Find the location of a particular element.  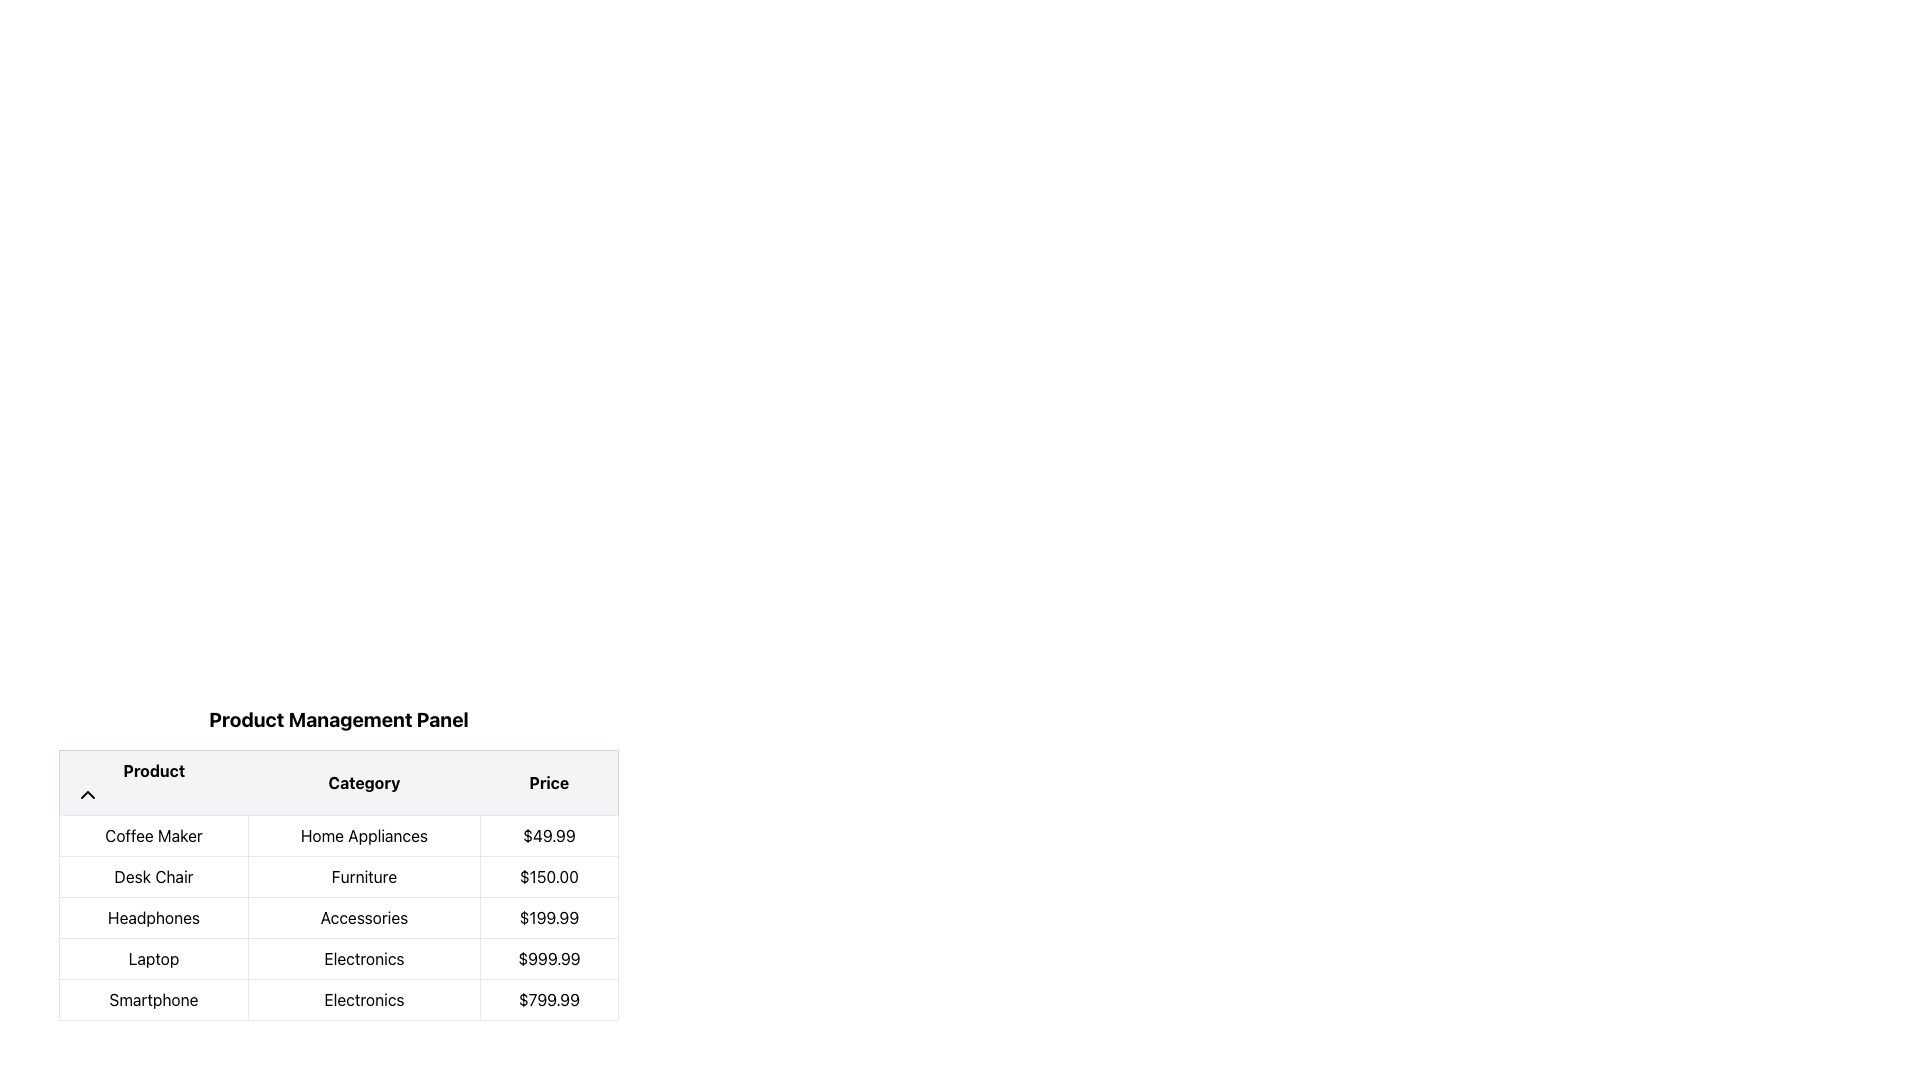

the static text label displaying the price of the 'Laptop' product in the third cell of the fourth row of the table is located at coordinates (549, 958).